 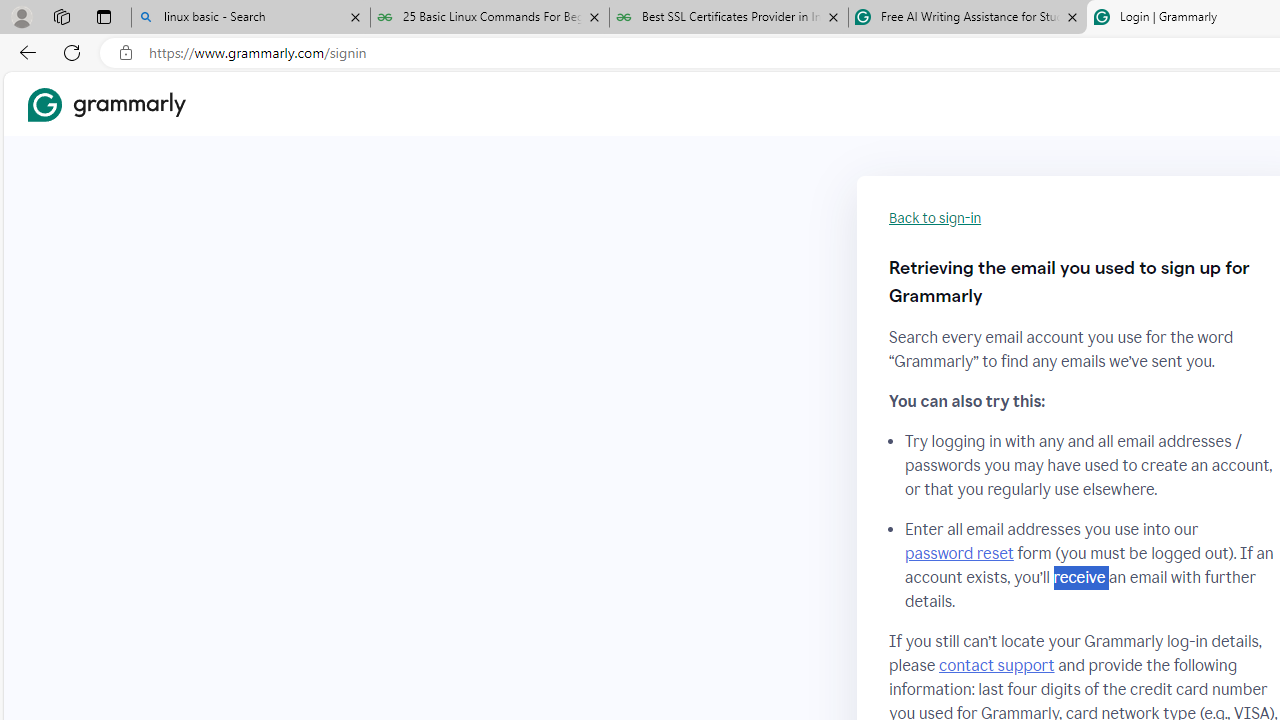 What do you see at coordinates (997, 665) in the screenshot?
I see `'contact support'` at bounding box center [997, 665].